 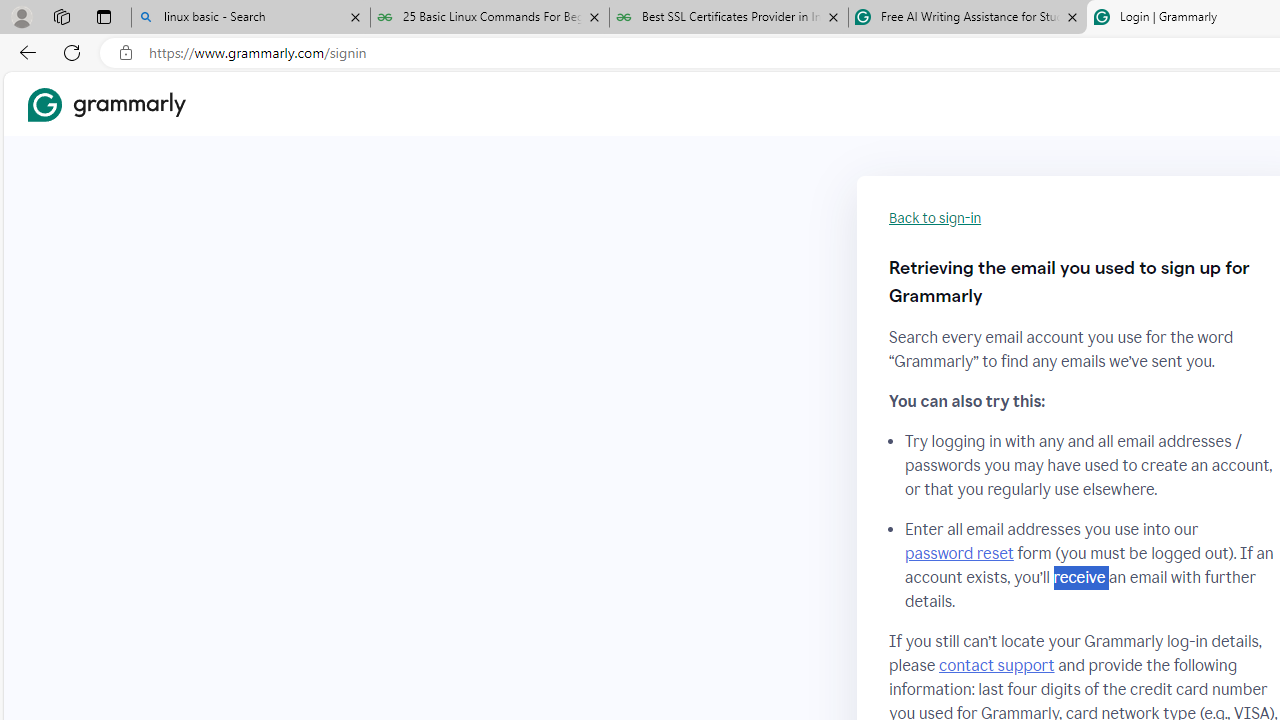 What do you see at coordinates (997, 665) in the screenshot?
I see `'contact support'` at bounding box center [997, 665].